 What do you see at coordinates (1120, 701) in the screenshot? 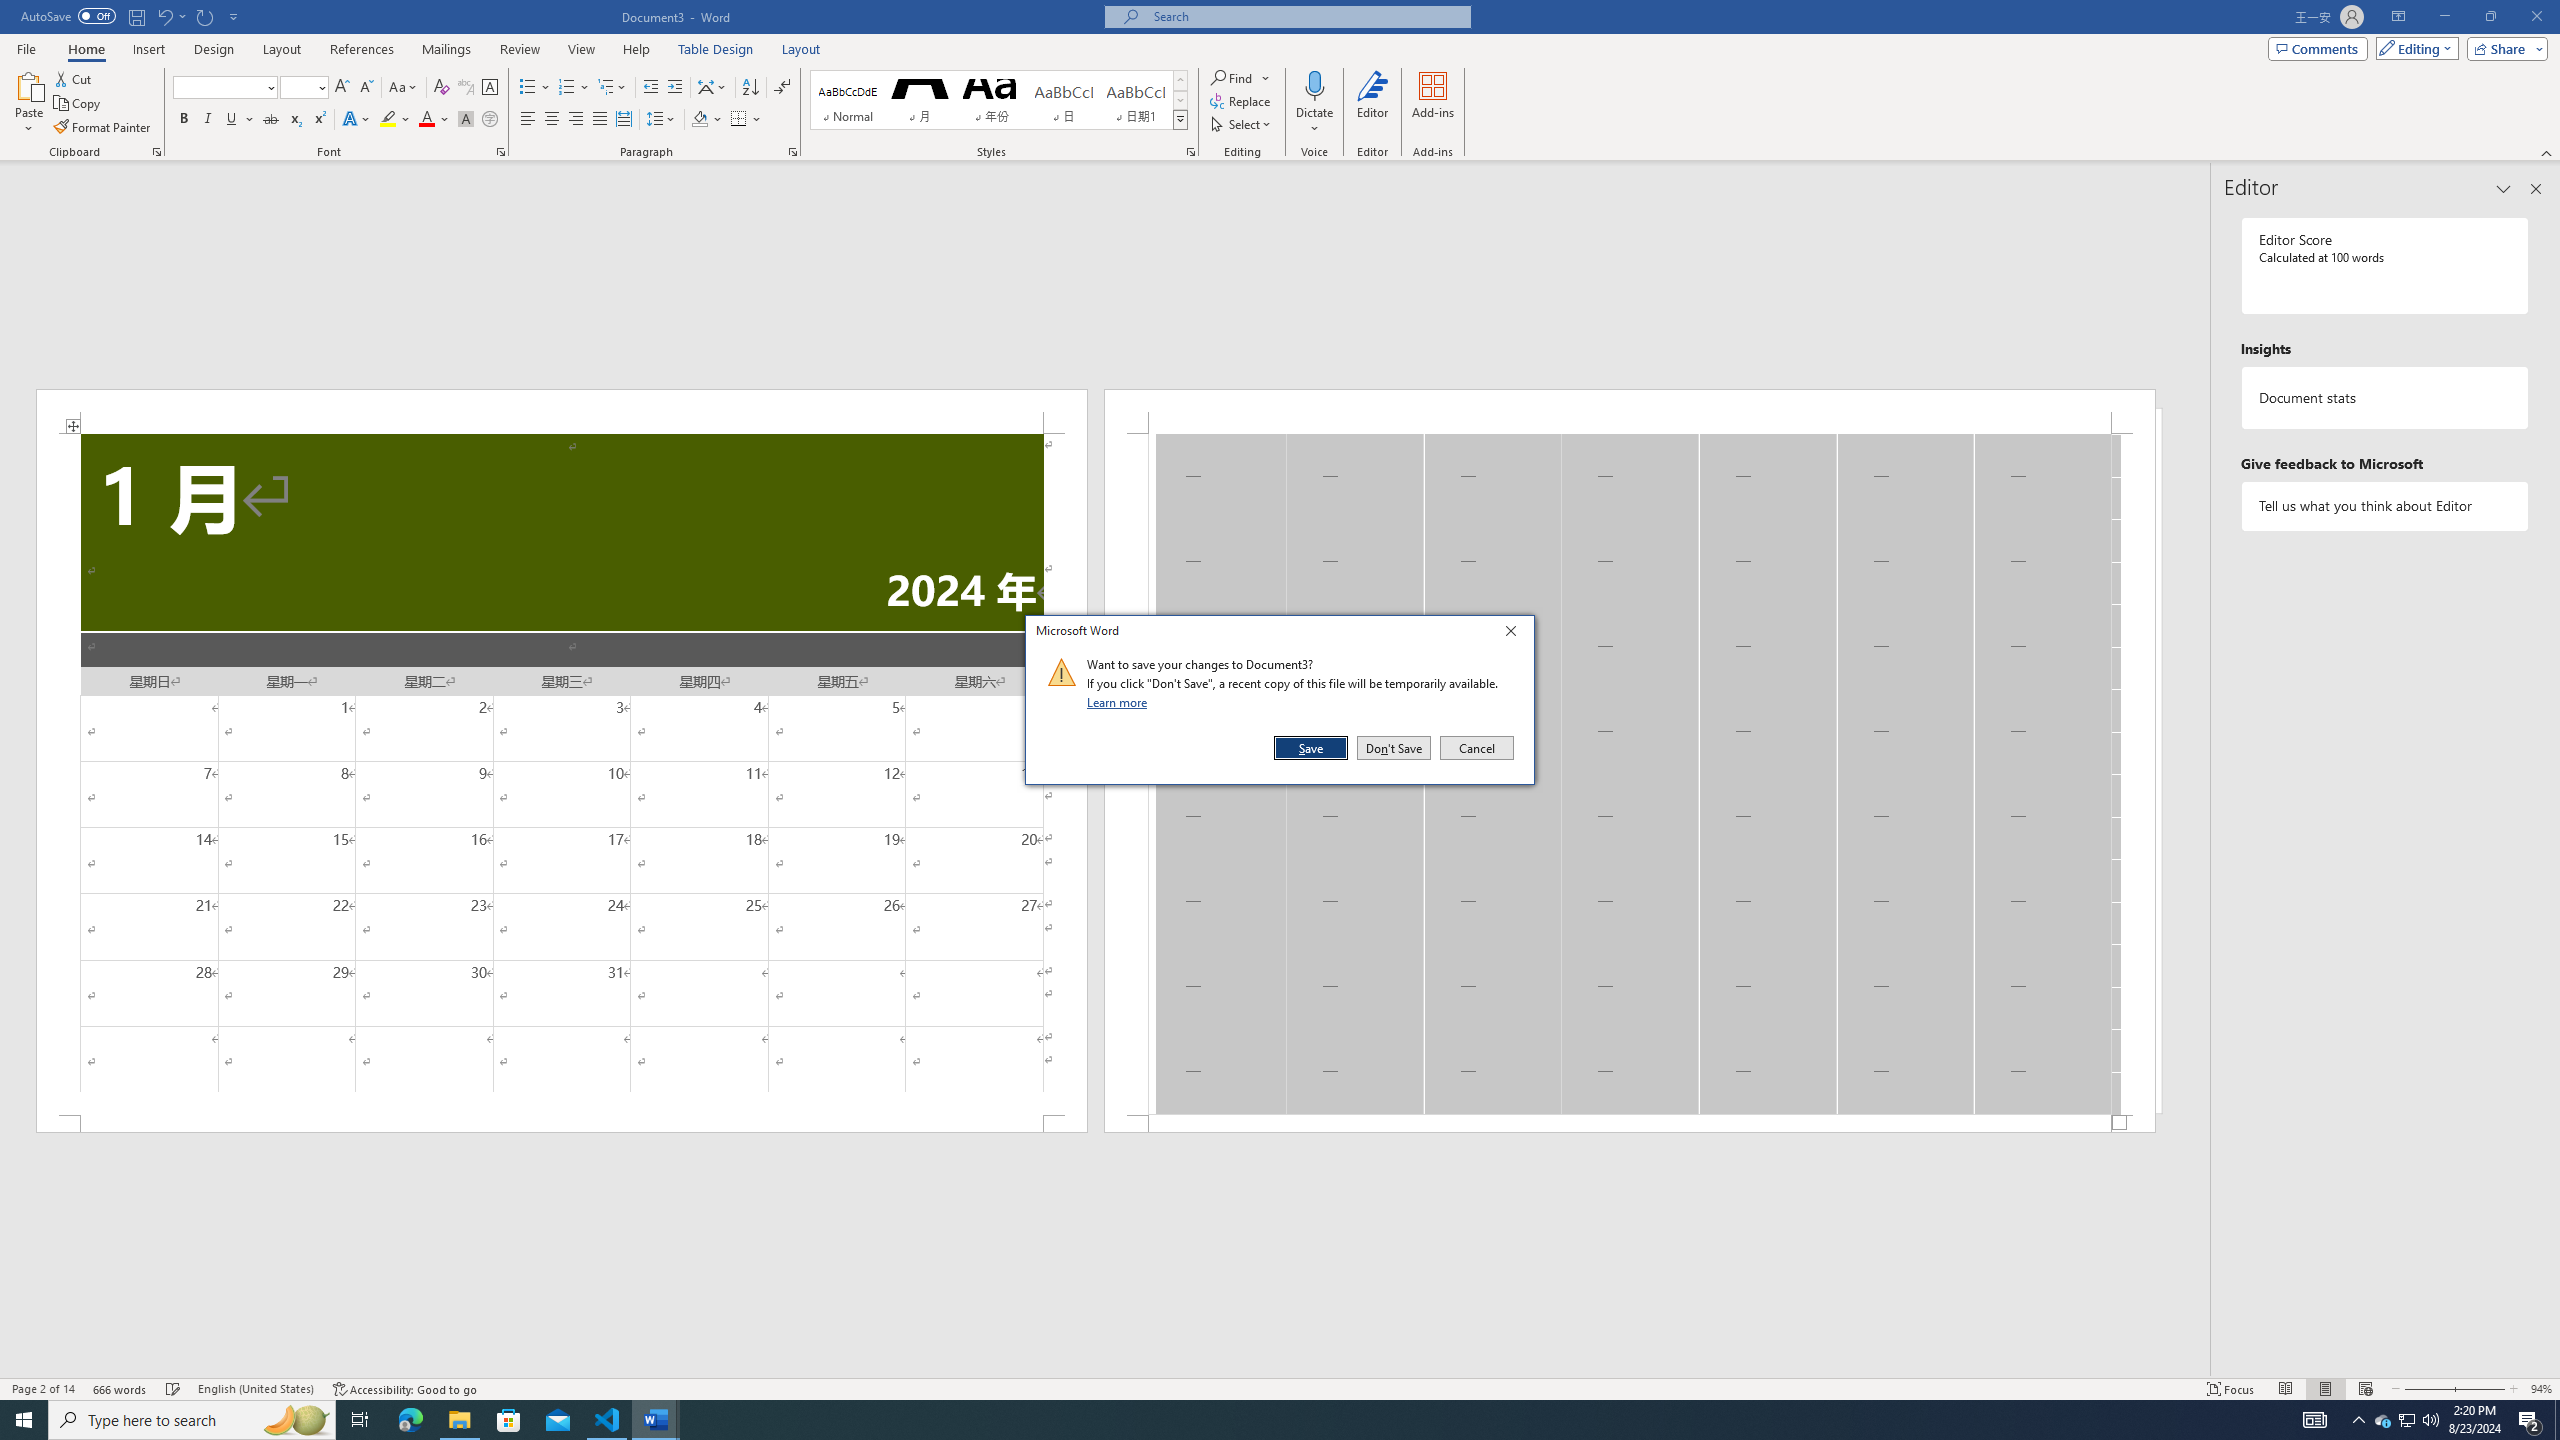
I see `'Learn more'` at bounding box center [1120, 701].